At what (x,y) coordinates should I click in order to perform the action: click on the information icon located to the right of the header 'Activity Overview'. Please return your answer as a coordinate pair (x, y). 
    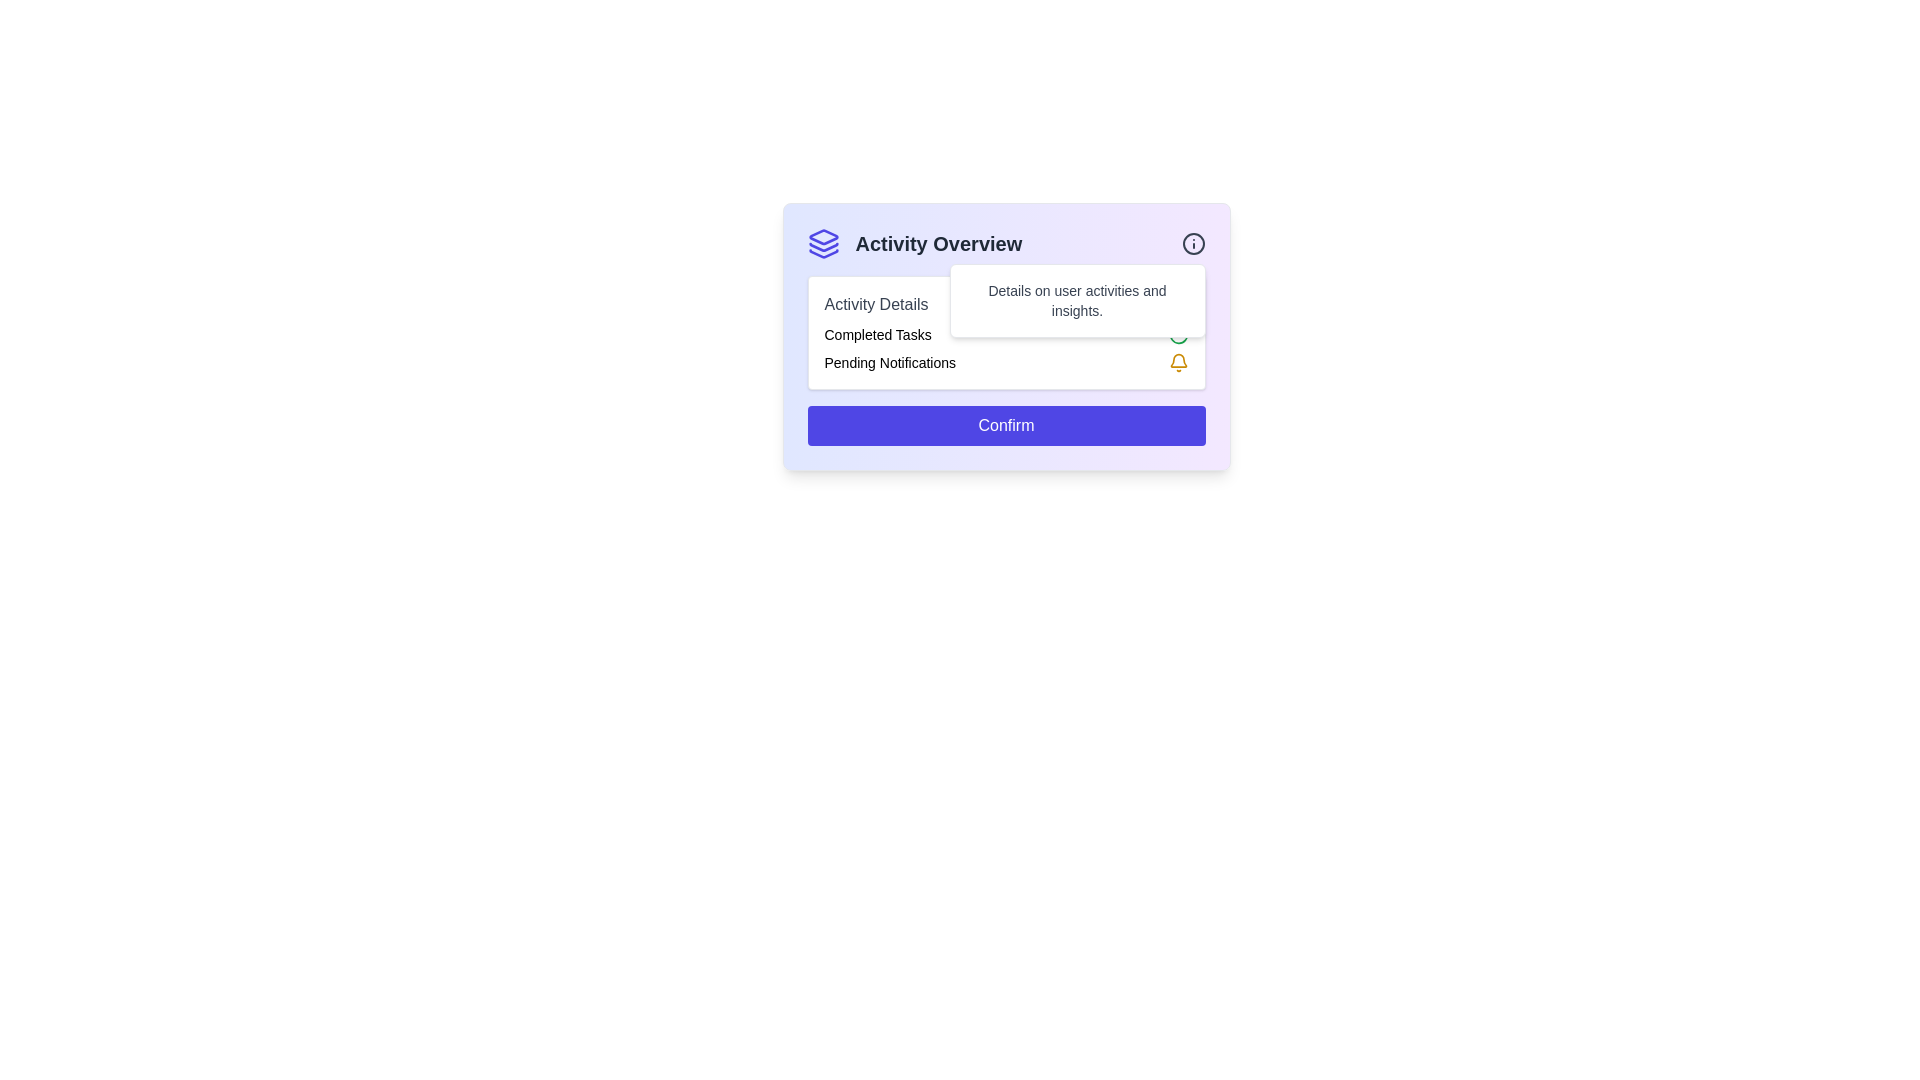
    Looking at the image, I should click on (1193, 242).